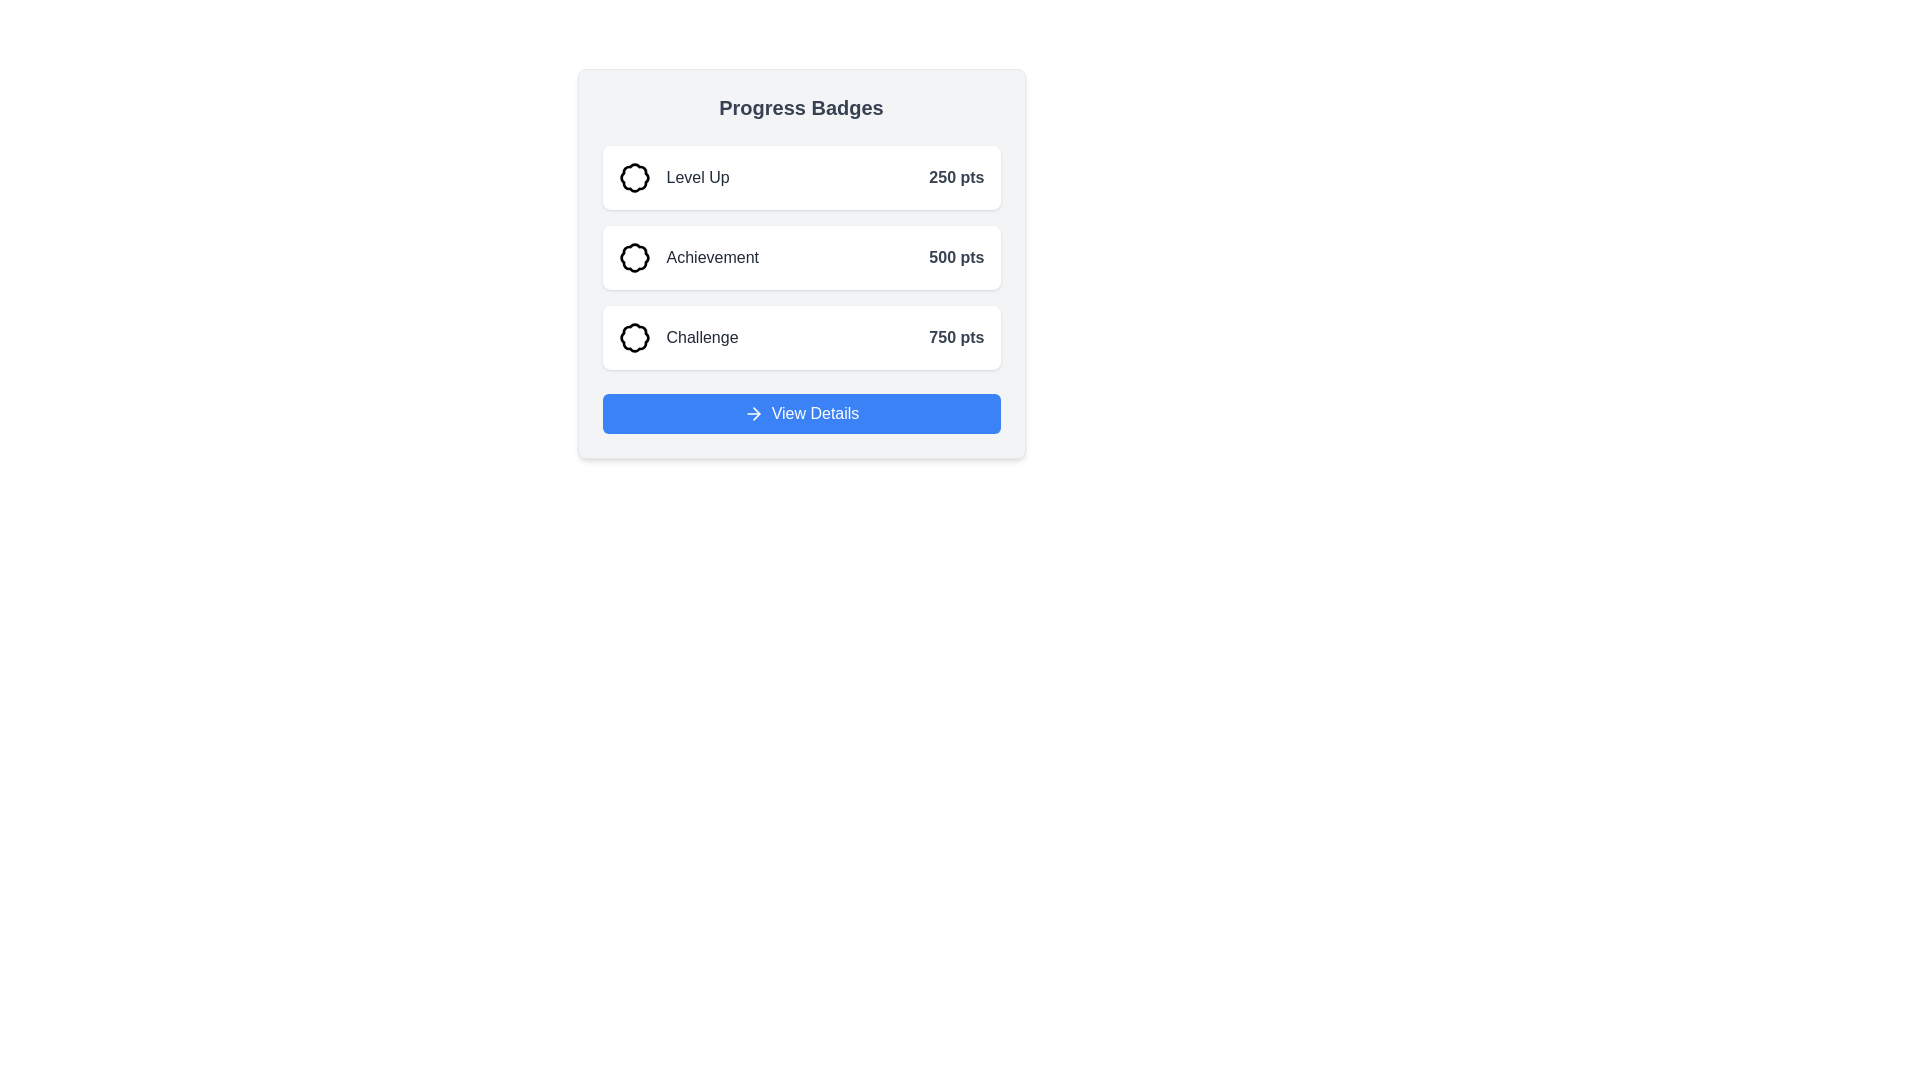 This screenshot has height=1080, width=1920. Describe the element at coordinates (688, 257) in the screenshot. I see `the Label with Icon (Composite) that displays a specific achievement type, positioned as the second entry in the list within the 'Progress Badges' card interface` at that location.